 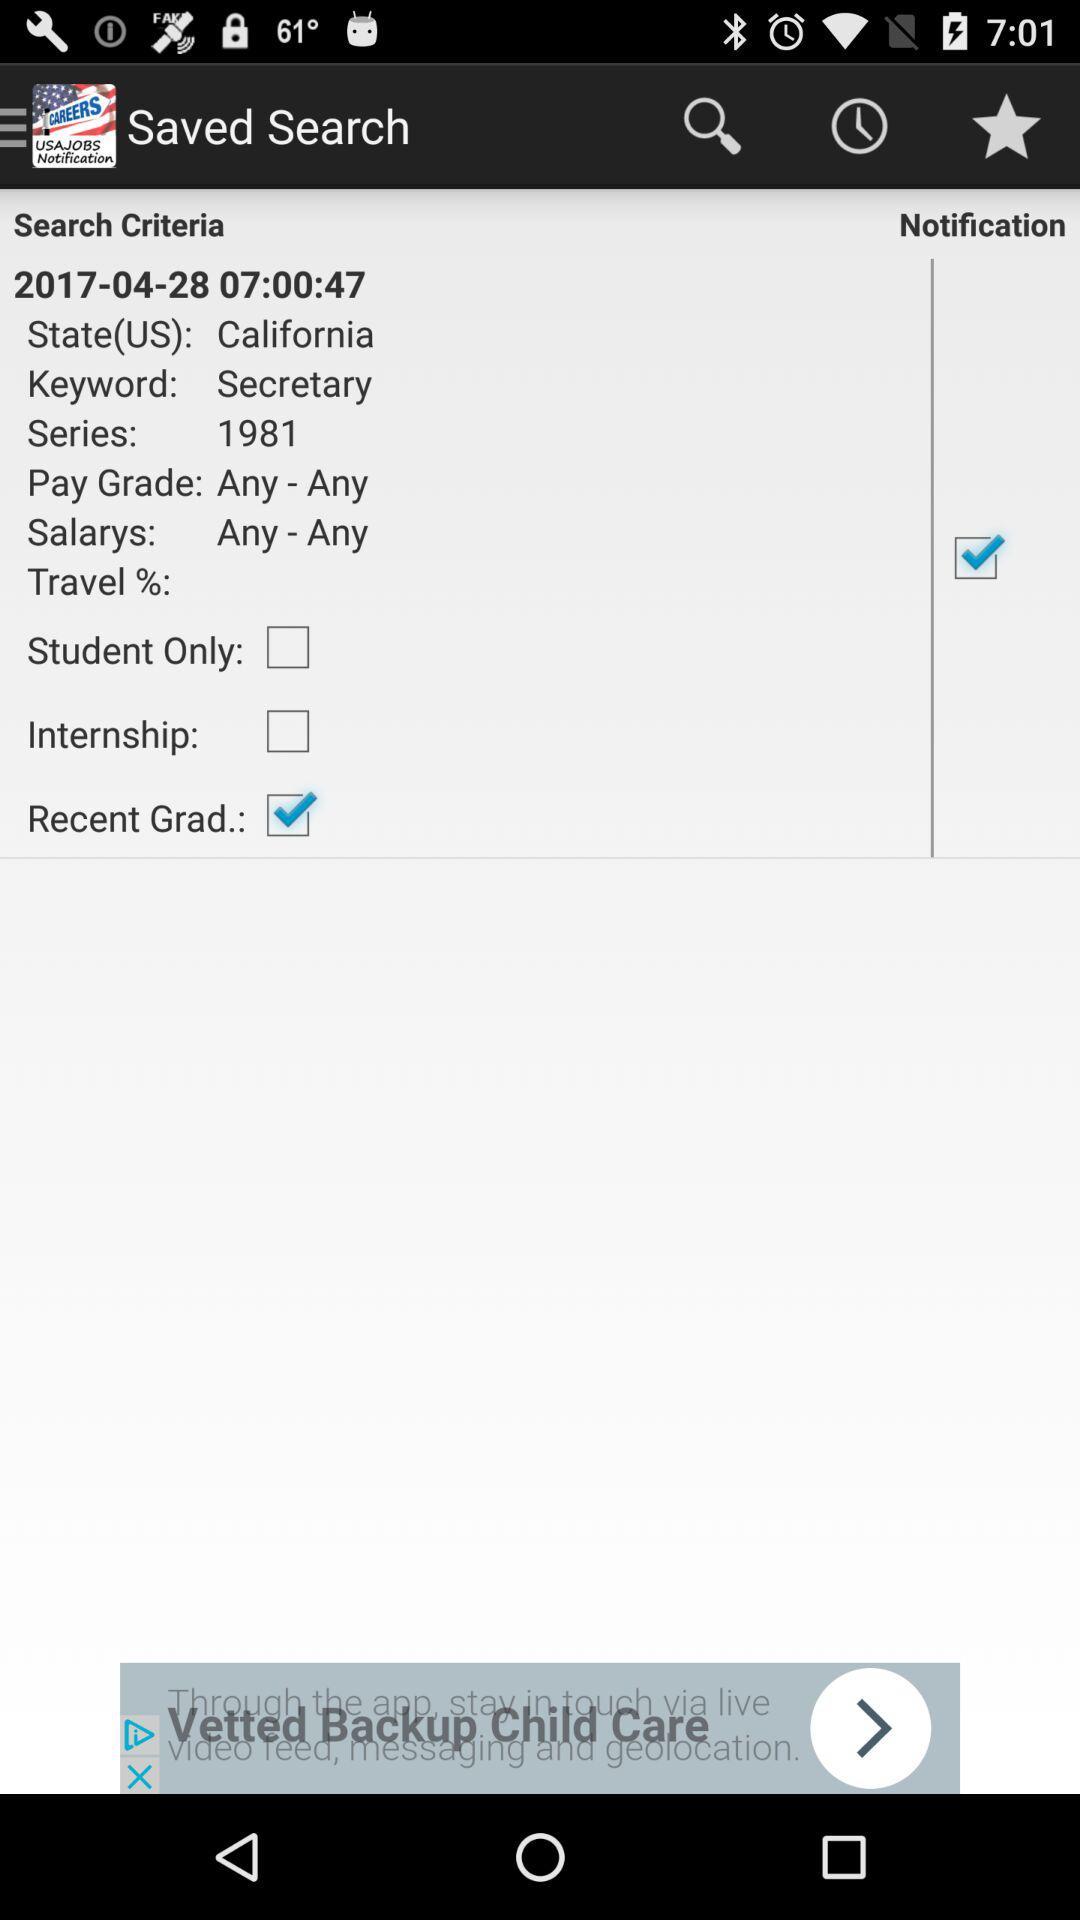 What do you see at coordinates (115, 431) in the screenshot?
I see `item next to the secretary app` at bounding box center [115, 431].